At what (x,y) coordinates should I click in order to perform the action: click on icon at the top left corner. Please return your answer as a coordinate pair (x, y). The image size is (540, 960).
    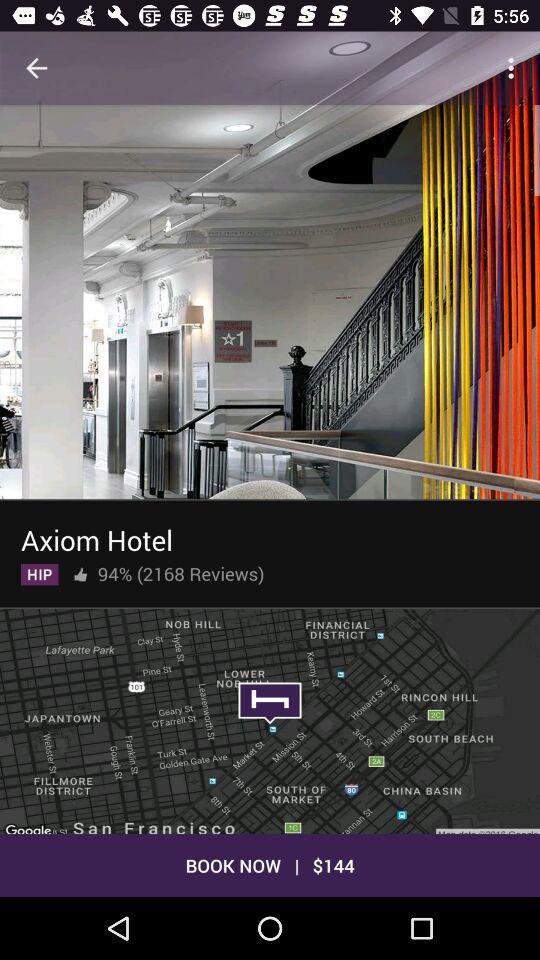
    Looking at the image, I should click on (36, 68).